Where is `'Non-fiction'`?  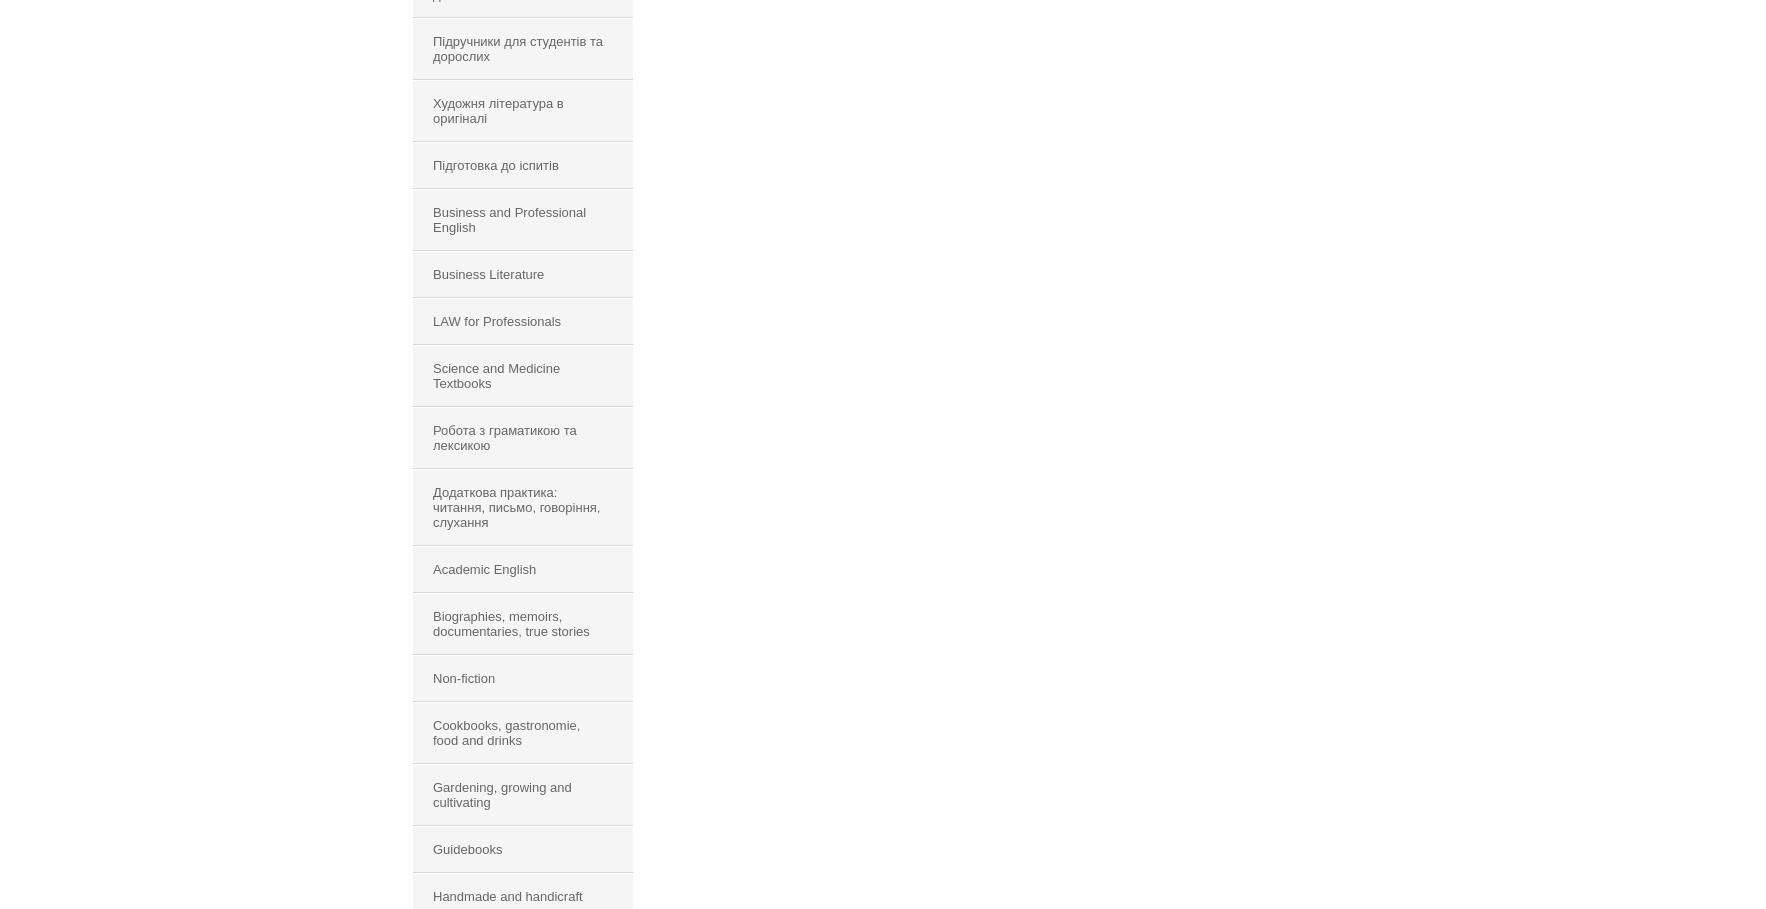
'Non-fiction' is located at coordinates (463, 678).